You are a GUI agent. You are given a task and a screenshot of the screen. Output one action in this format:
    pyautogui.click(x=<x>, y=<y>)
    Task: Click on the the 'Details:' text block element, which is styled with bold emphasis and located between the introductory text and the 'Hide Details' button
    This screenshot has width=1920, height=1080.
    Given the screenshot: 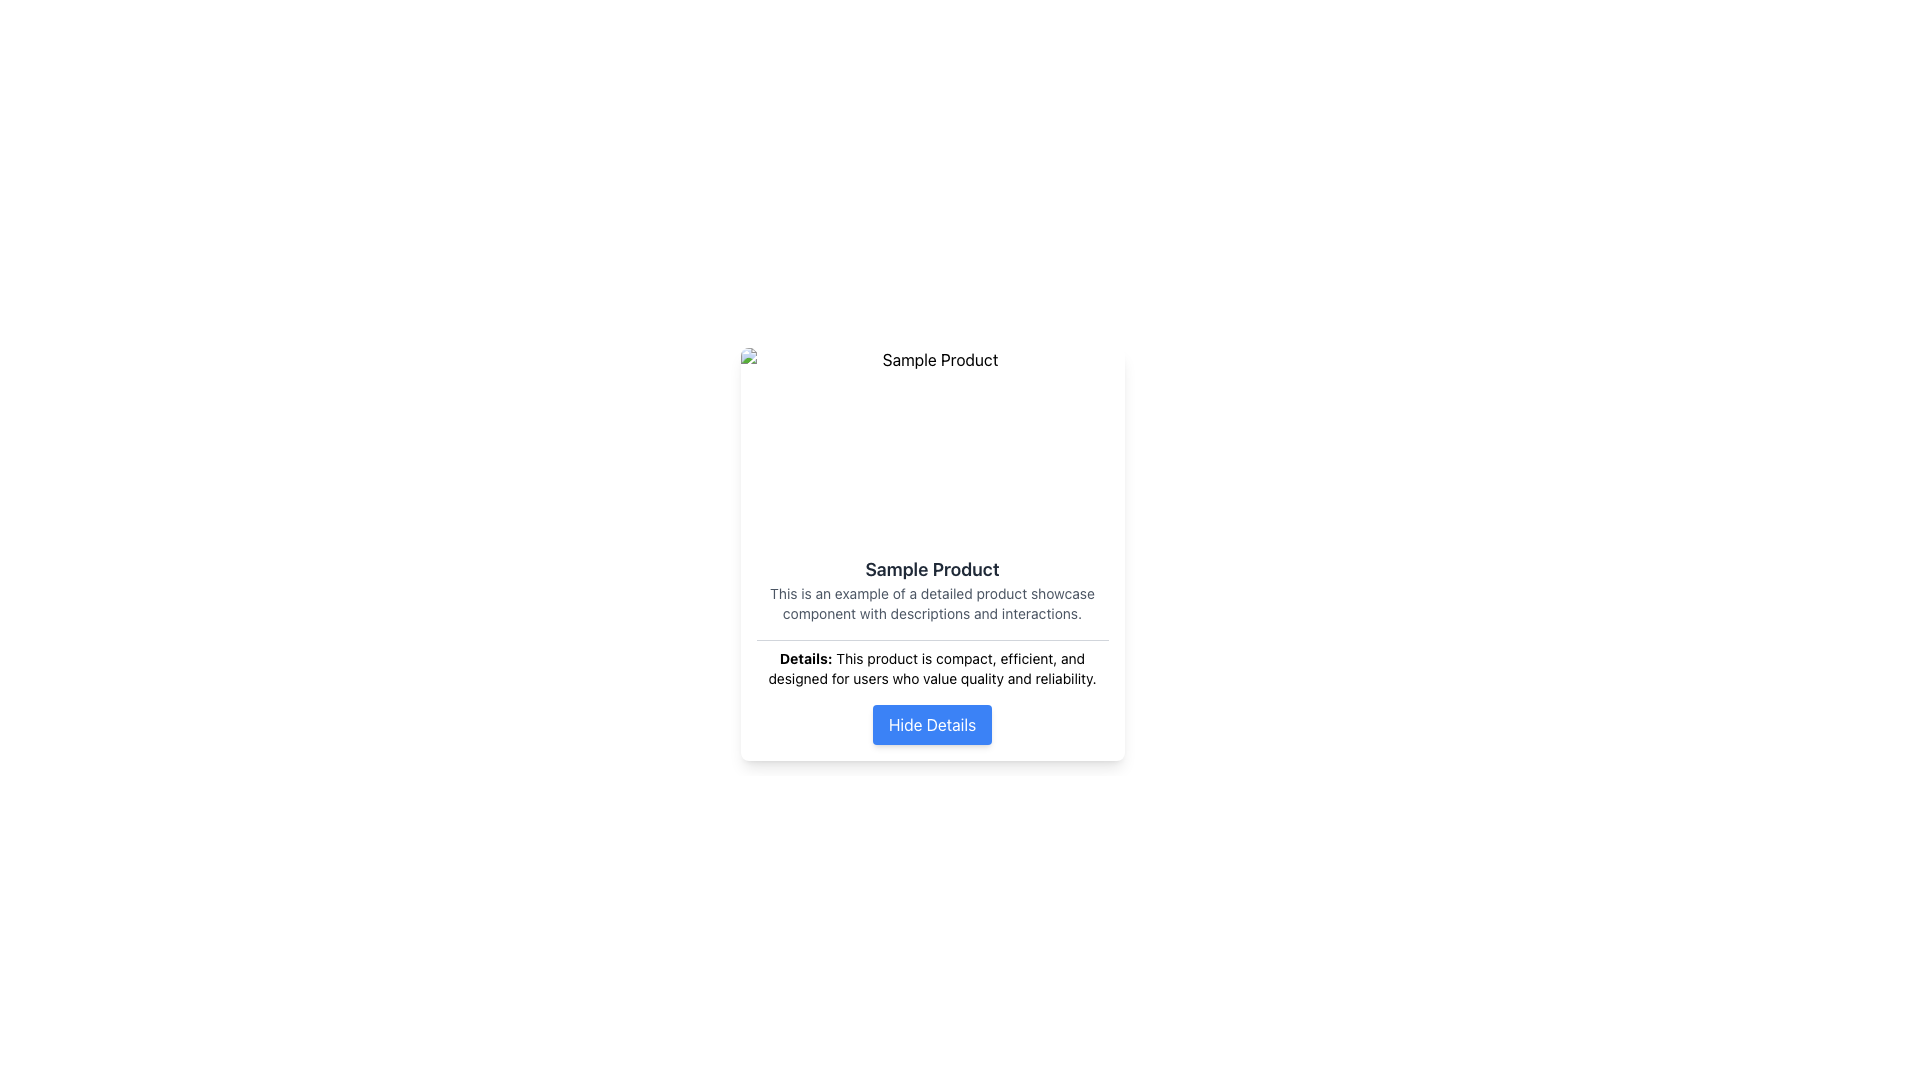 What is the action you would take?
    pyautogui.click(x=931, y=664)
    